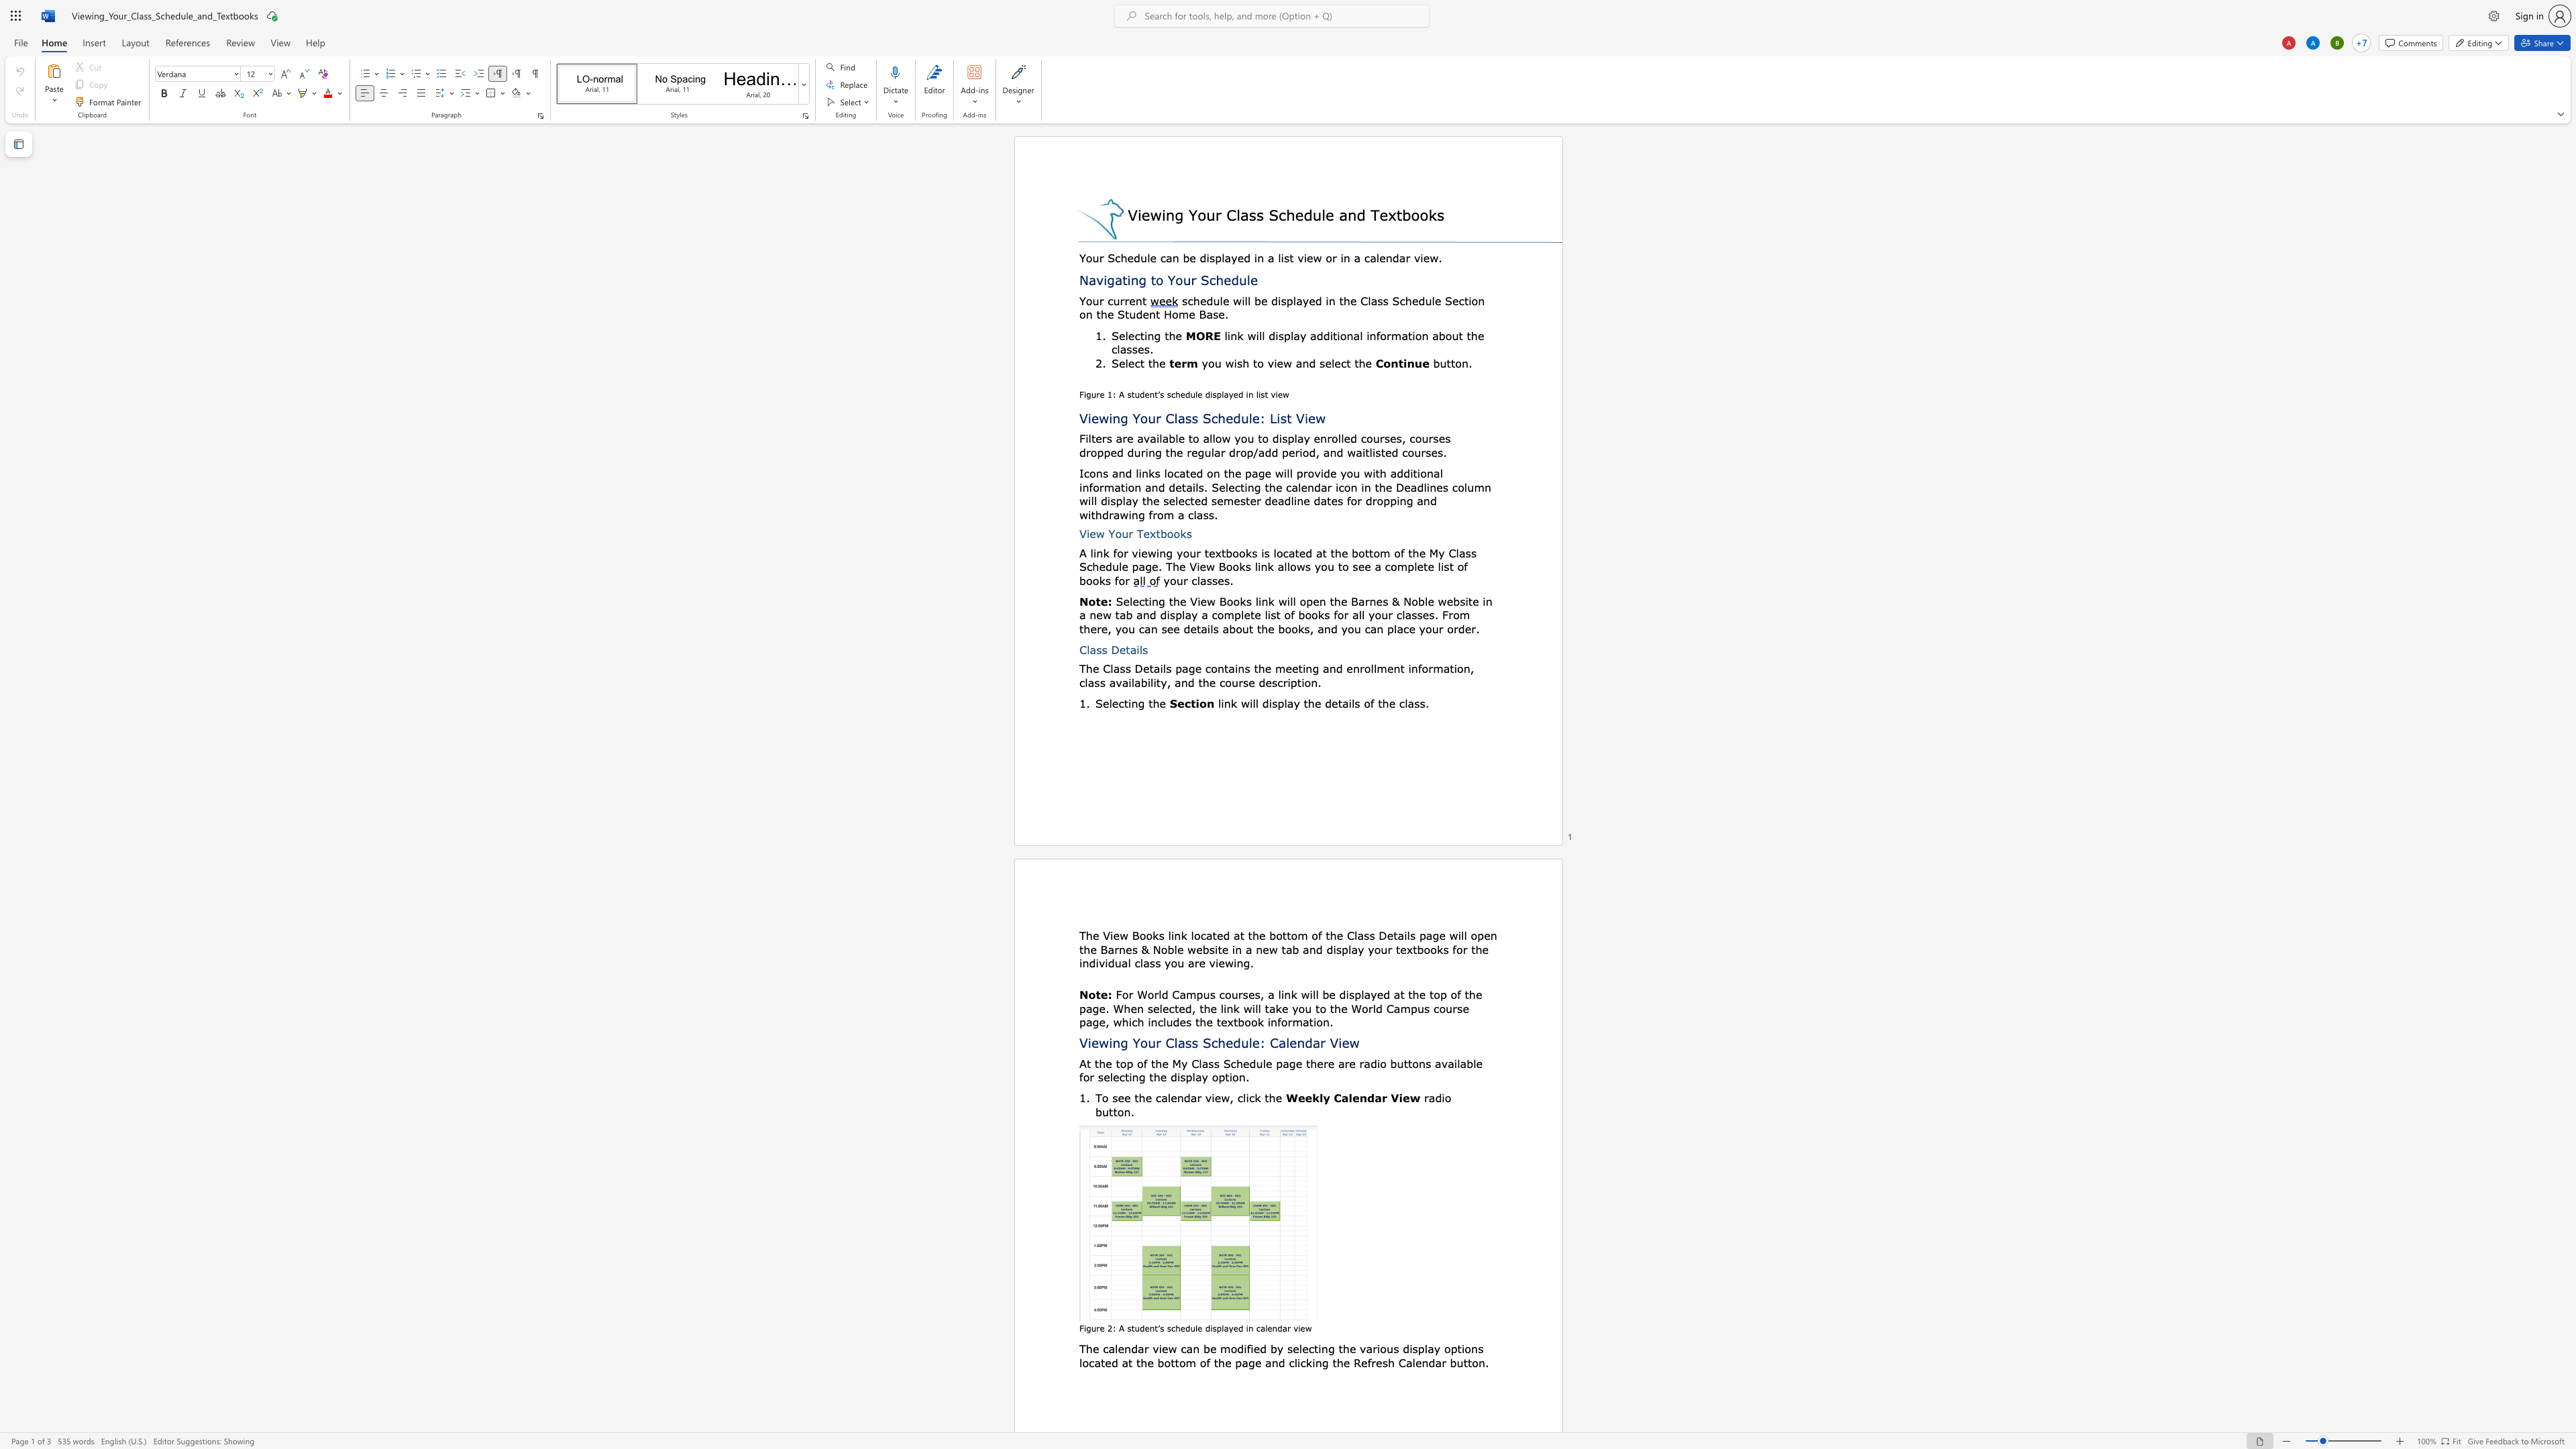 Image resolution: width=2576 pixels, height=1449 pixels. I want to click on the space between the continuous character "a" and "s" in the text, so click(1095, 648).